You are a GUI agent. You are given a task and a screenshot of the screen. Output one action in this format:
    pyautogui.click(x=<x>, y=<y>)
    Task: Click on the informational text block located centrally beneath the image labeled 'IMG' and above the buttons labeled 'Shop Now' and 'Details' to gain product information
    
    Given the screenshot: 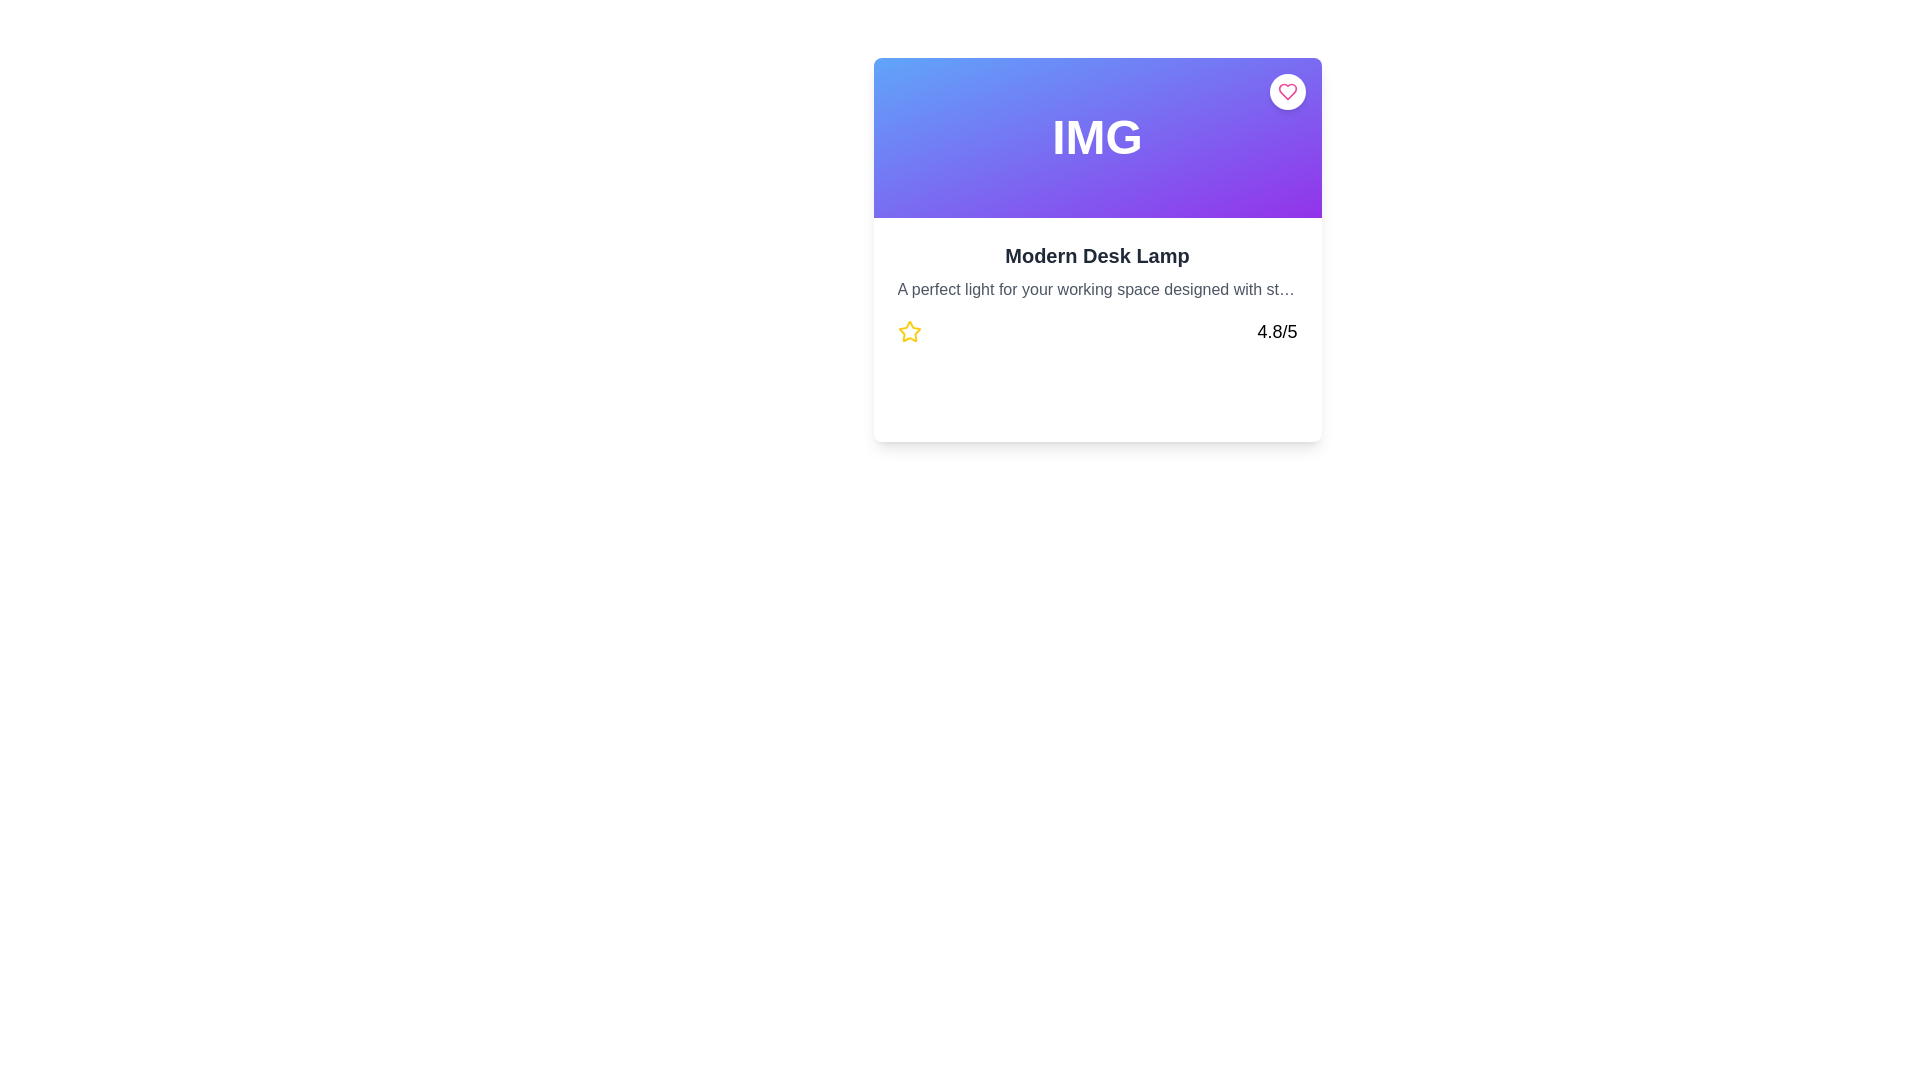 What is the action you would take?
    pyautogui.click(x=1096, y=293)
    